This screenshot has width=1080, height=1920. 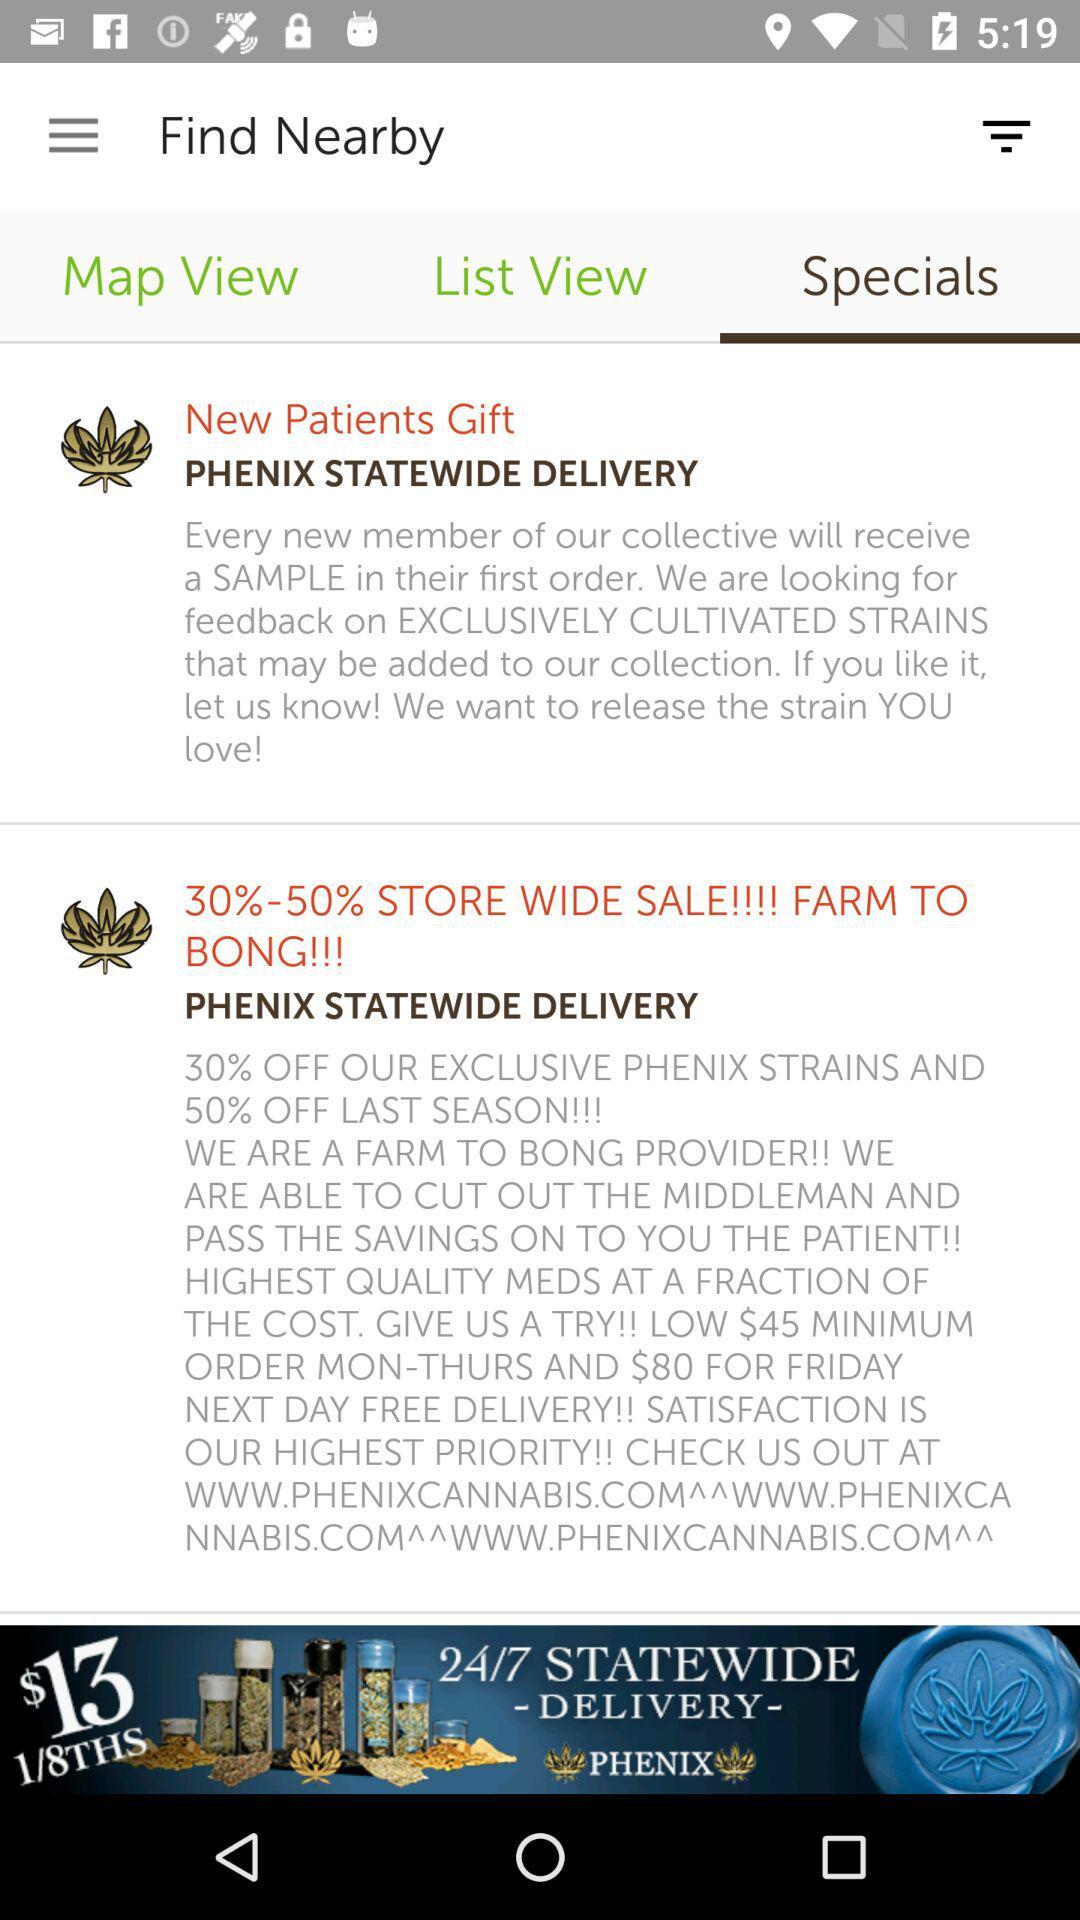 I want to click on icon to the left of list view item, so click(x=180, y=275).